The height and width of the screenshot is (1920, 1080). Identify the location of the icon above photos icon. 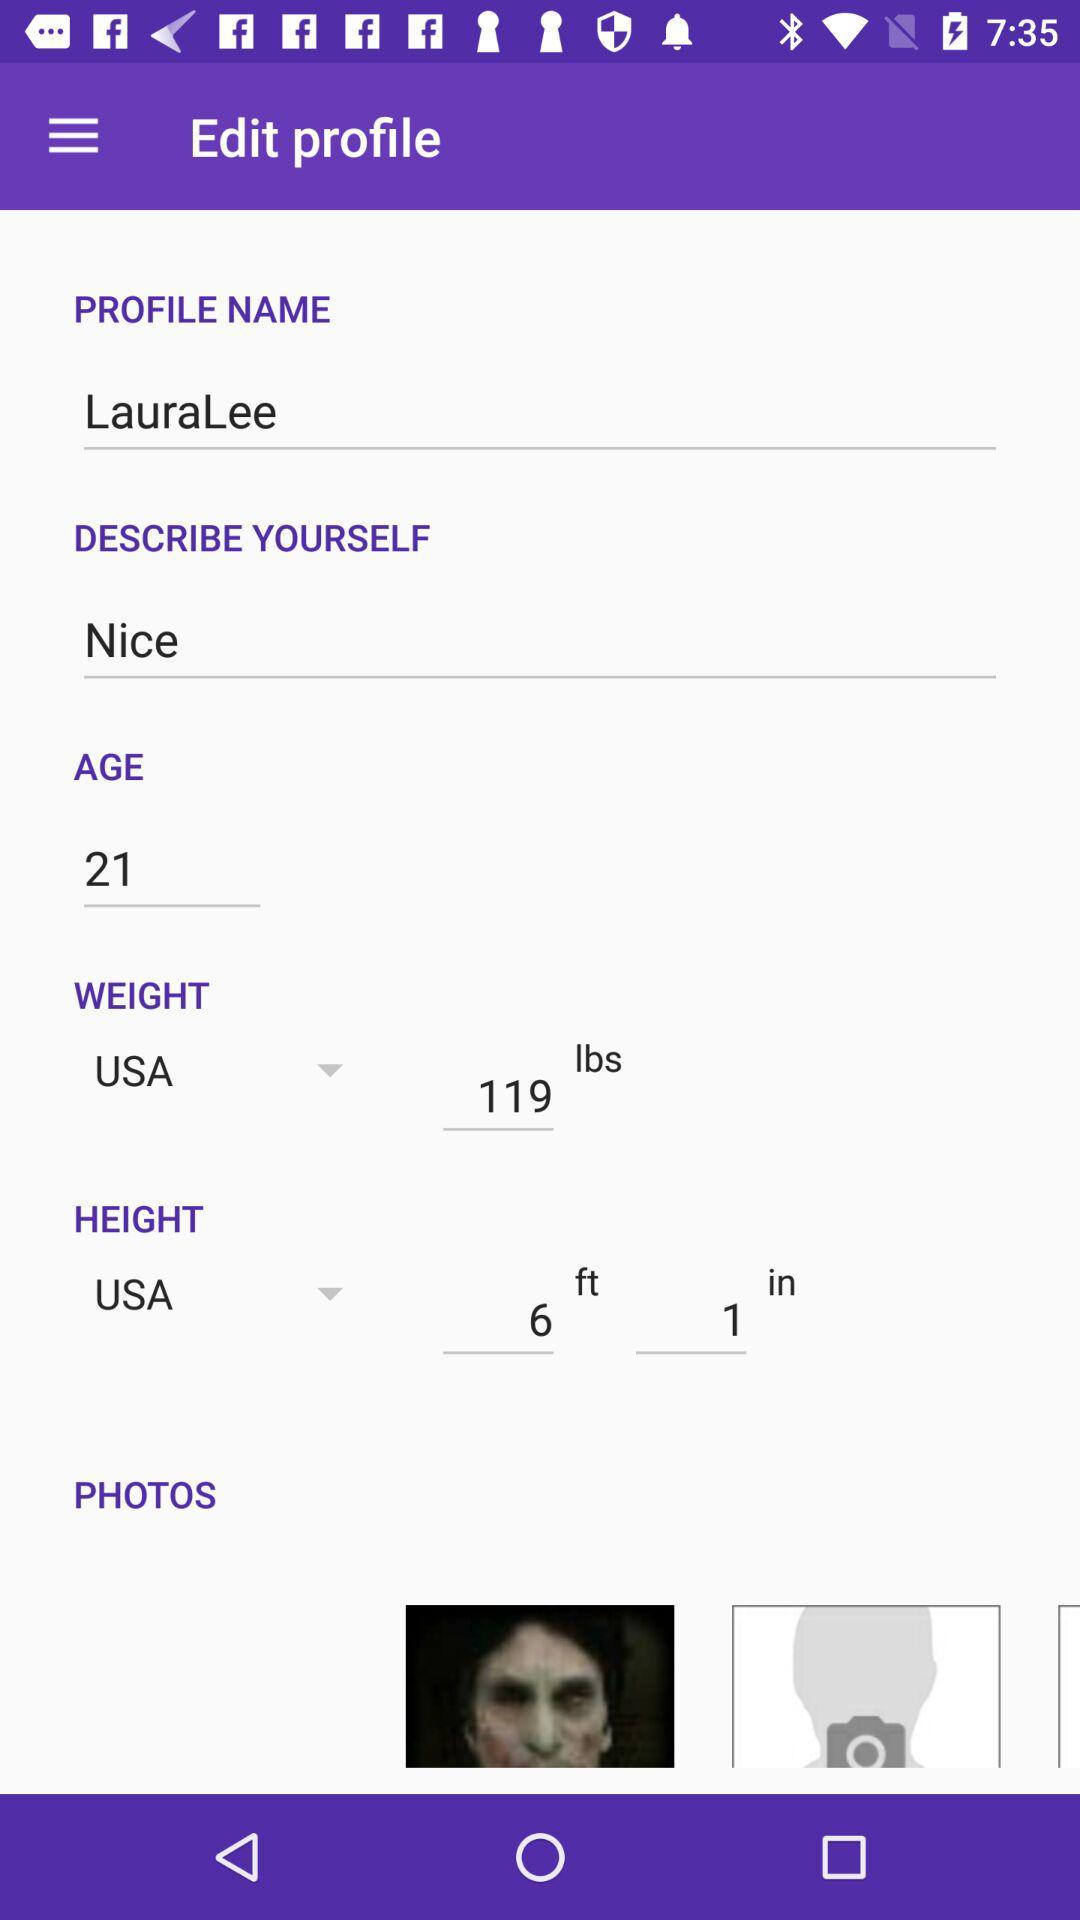
(690, 1318).